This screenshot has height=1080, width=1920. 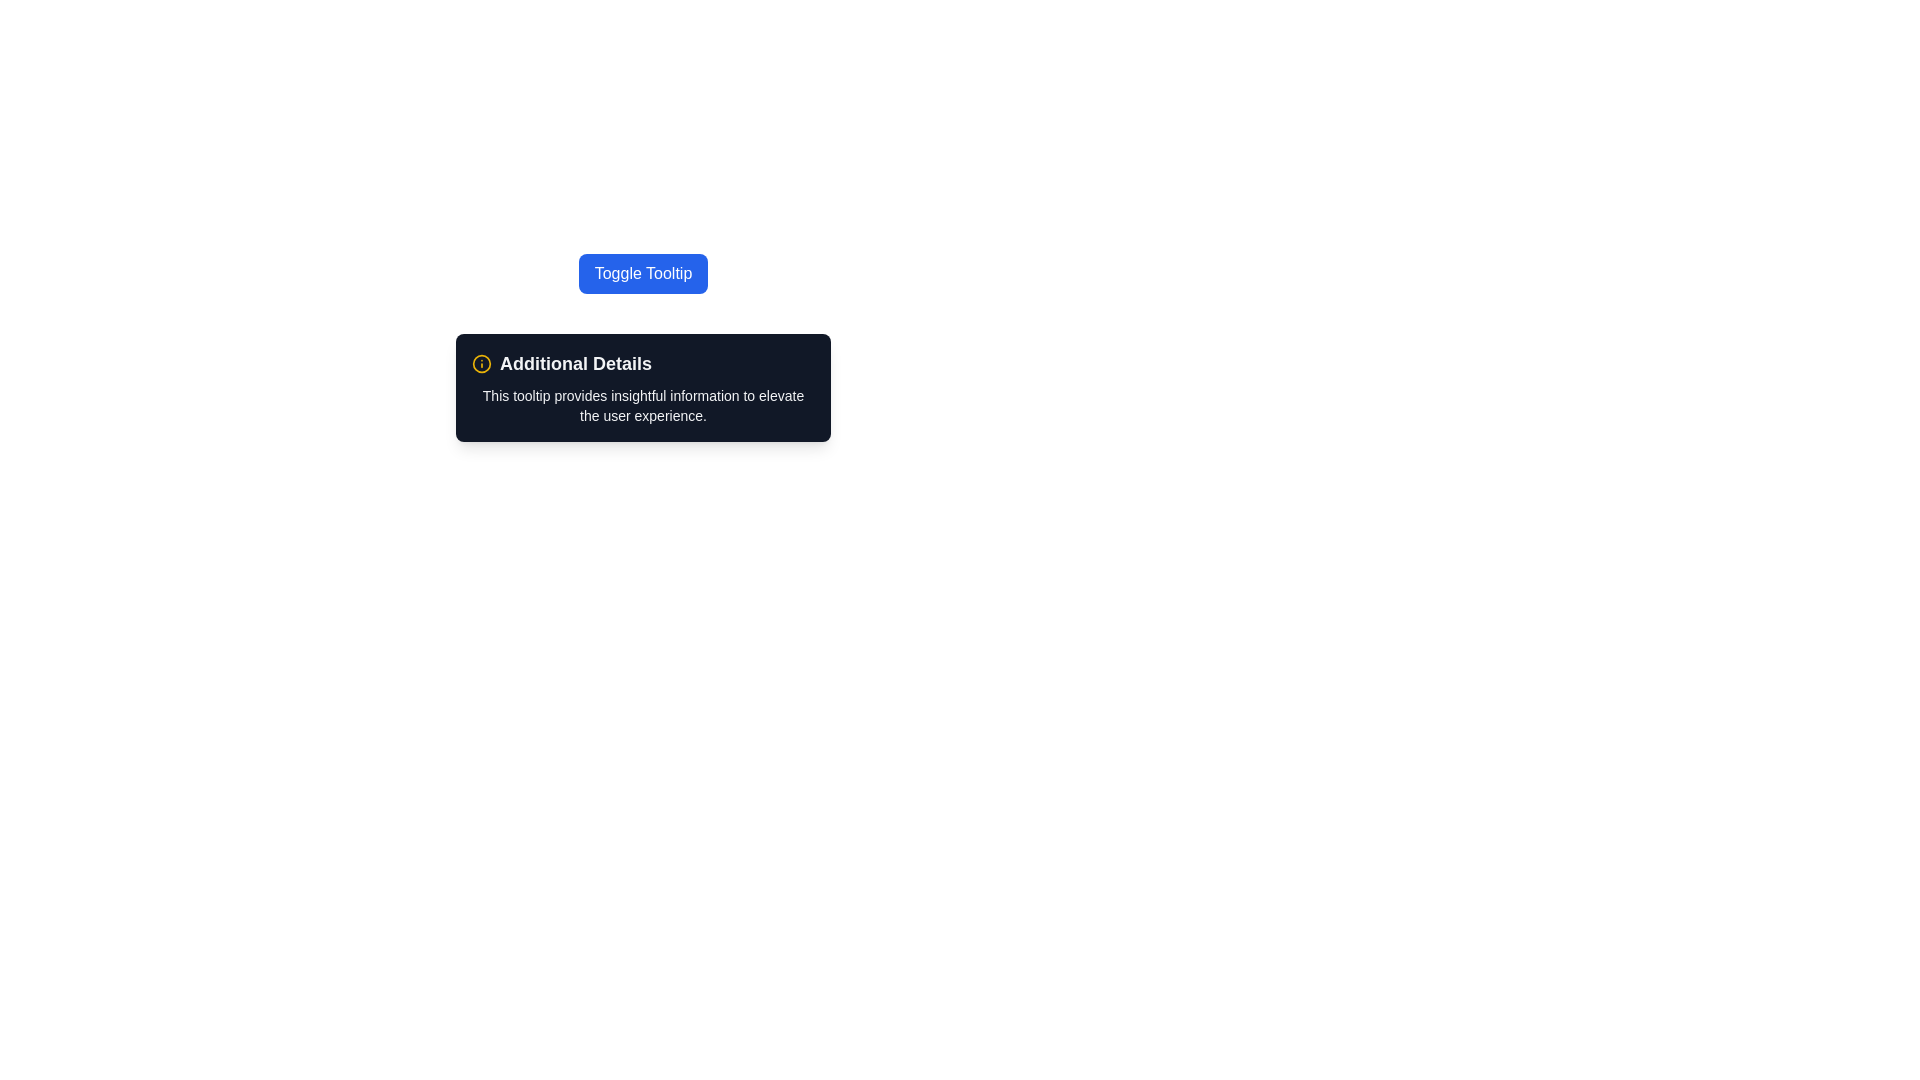 What do you see at coordinates (643, 273) in the screenshot?
I see `the button located above the tooltip section` at bounding box center [643, 273].